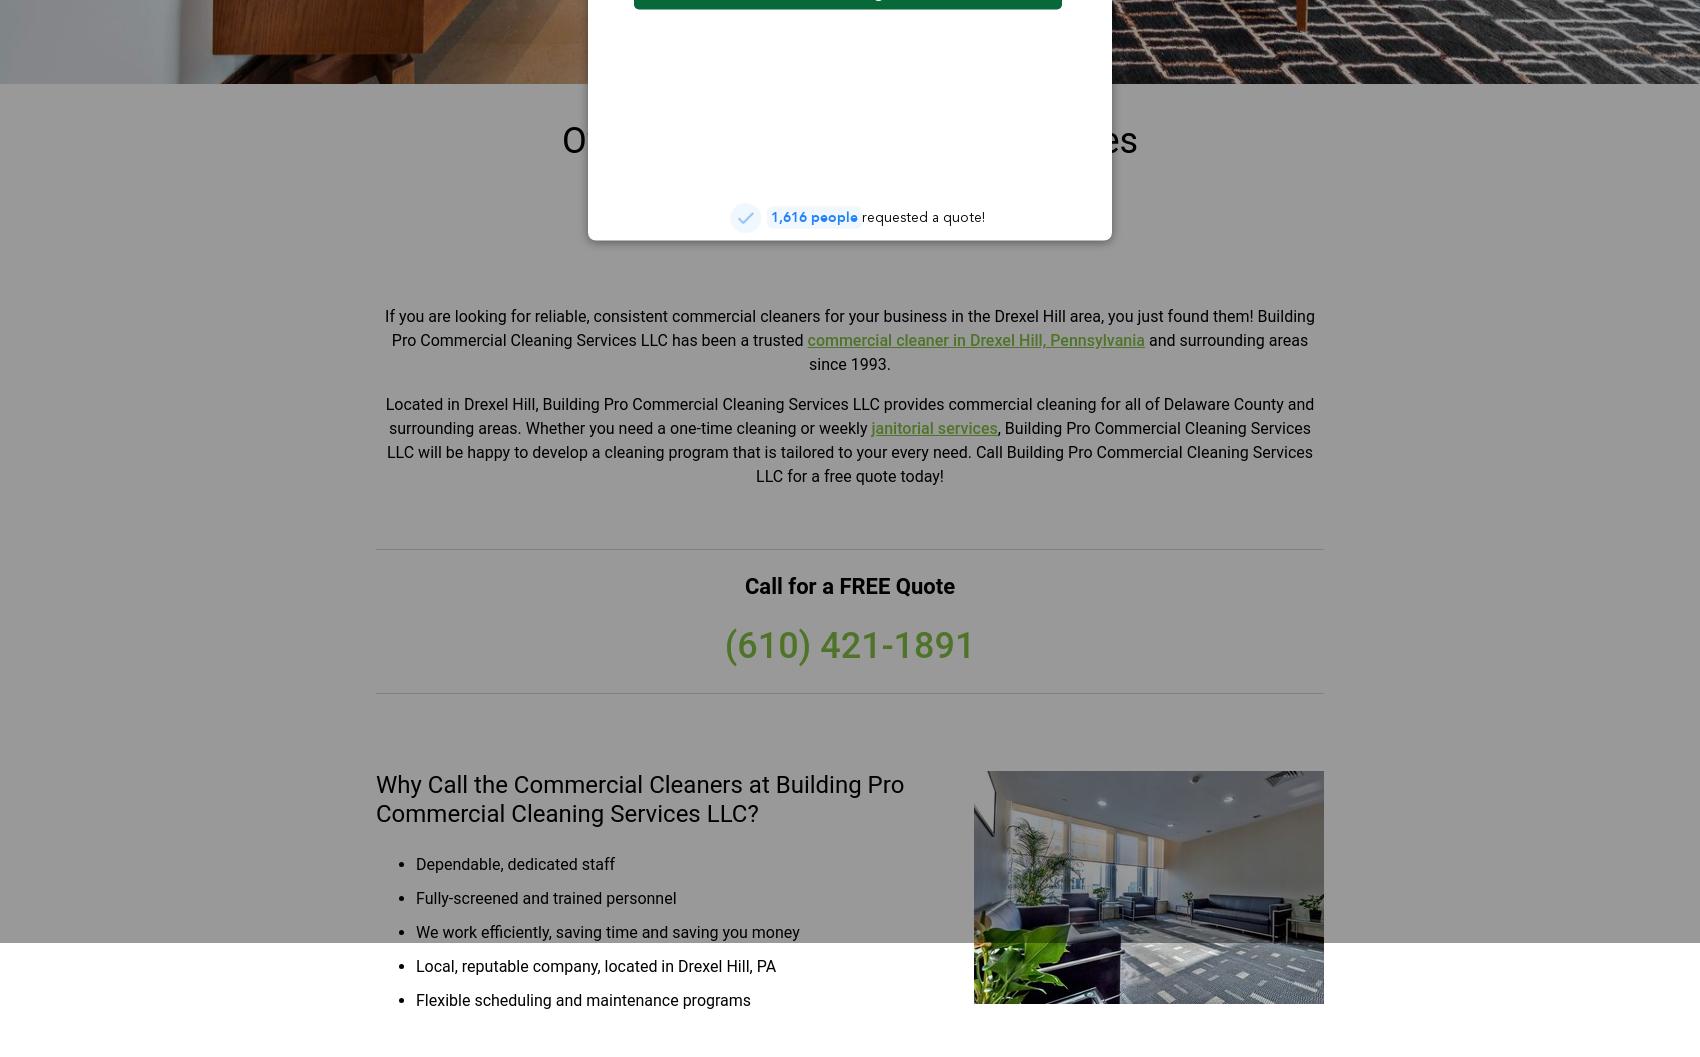 The image size is (1700, 1057). What do you see at coordinates (848, 415) in the screenshot?
I see `'Located in Drexel Hill, Building Pro Commercial Cleaning Services LLC provides commercial cleaning for all of Delaware County and surrounding areas. Whether you need a one-time cleaning or weekly'` at bounding box center [848, 415].